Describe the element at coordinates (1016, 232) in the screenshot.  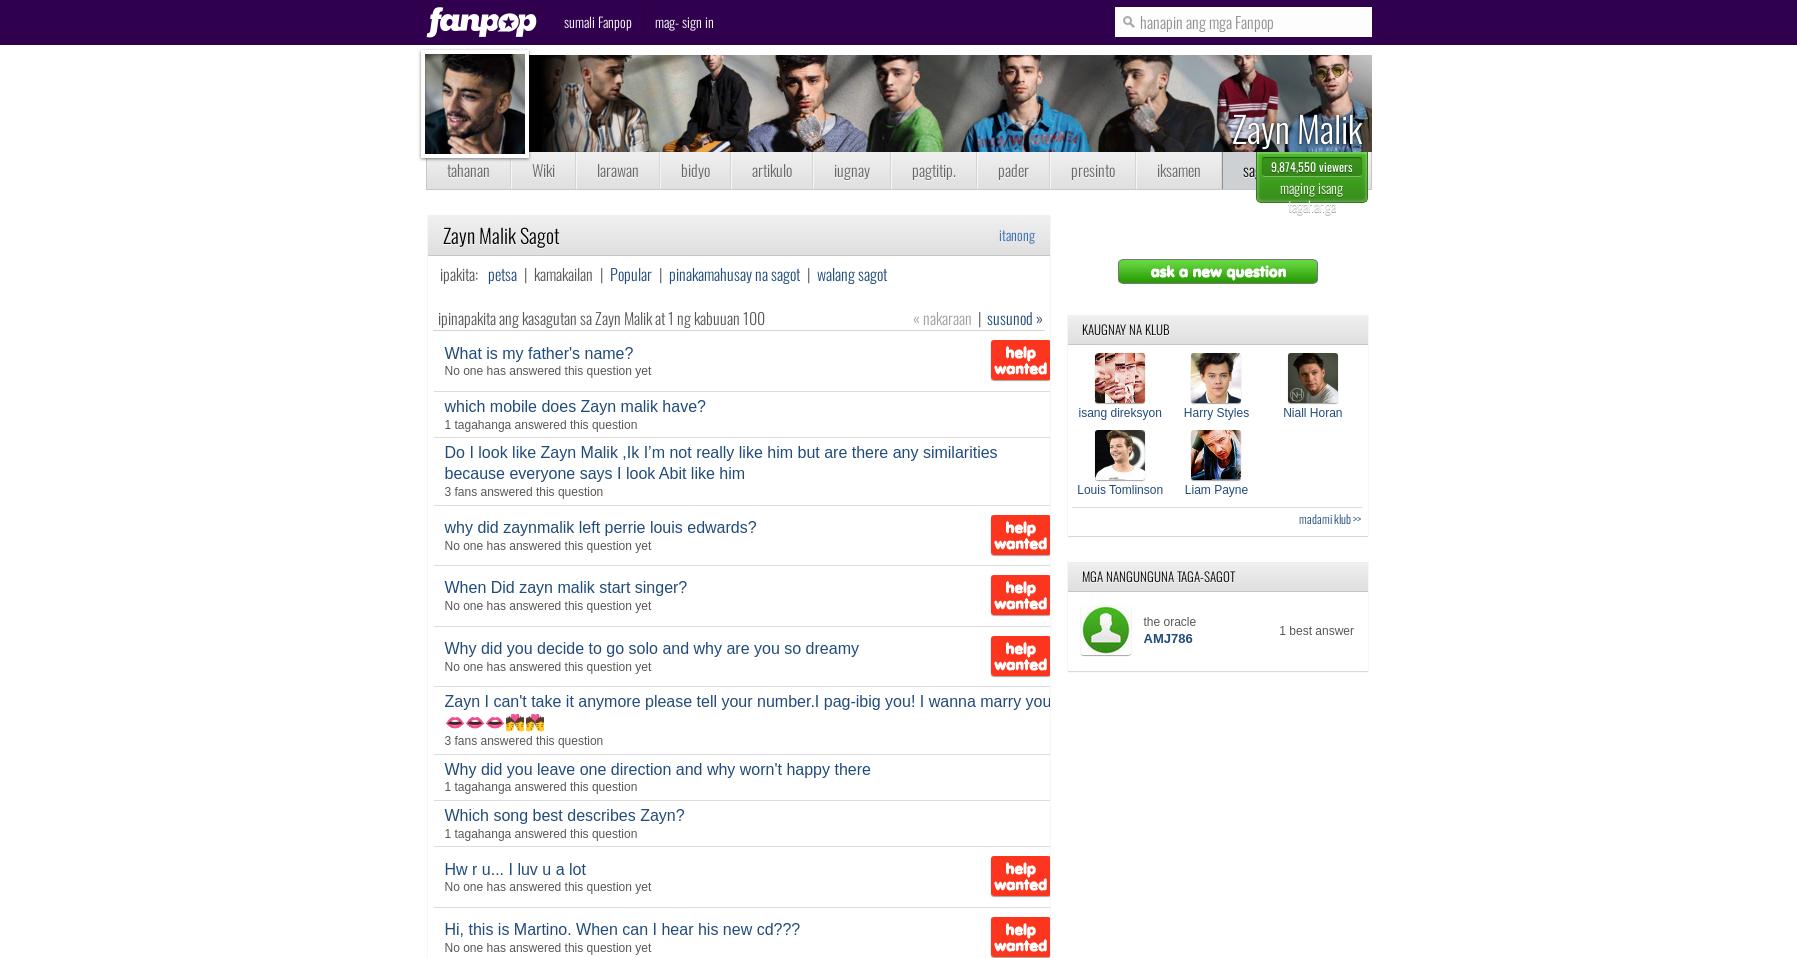
I see `'itanong'` at that location.